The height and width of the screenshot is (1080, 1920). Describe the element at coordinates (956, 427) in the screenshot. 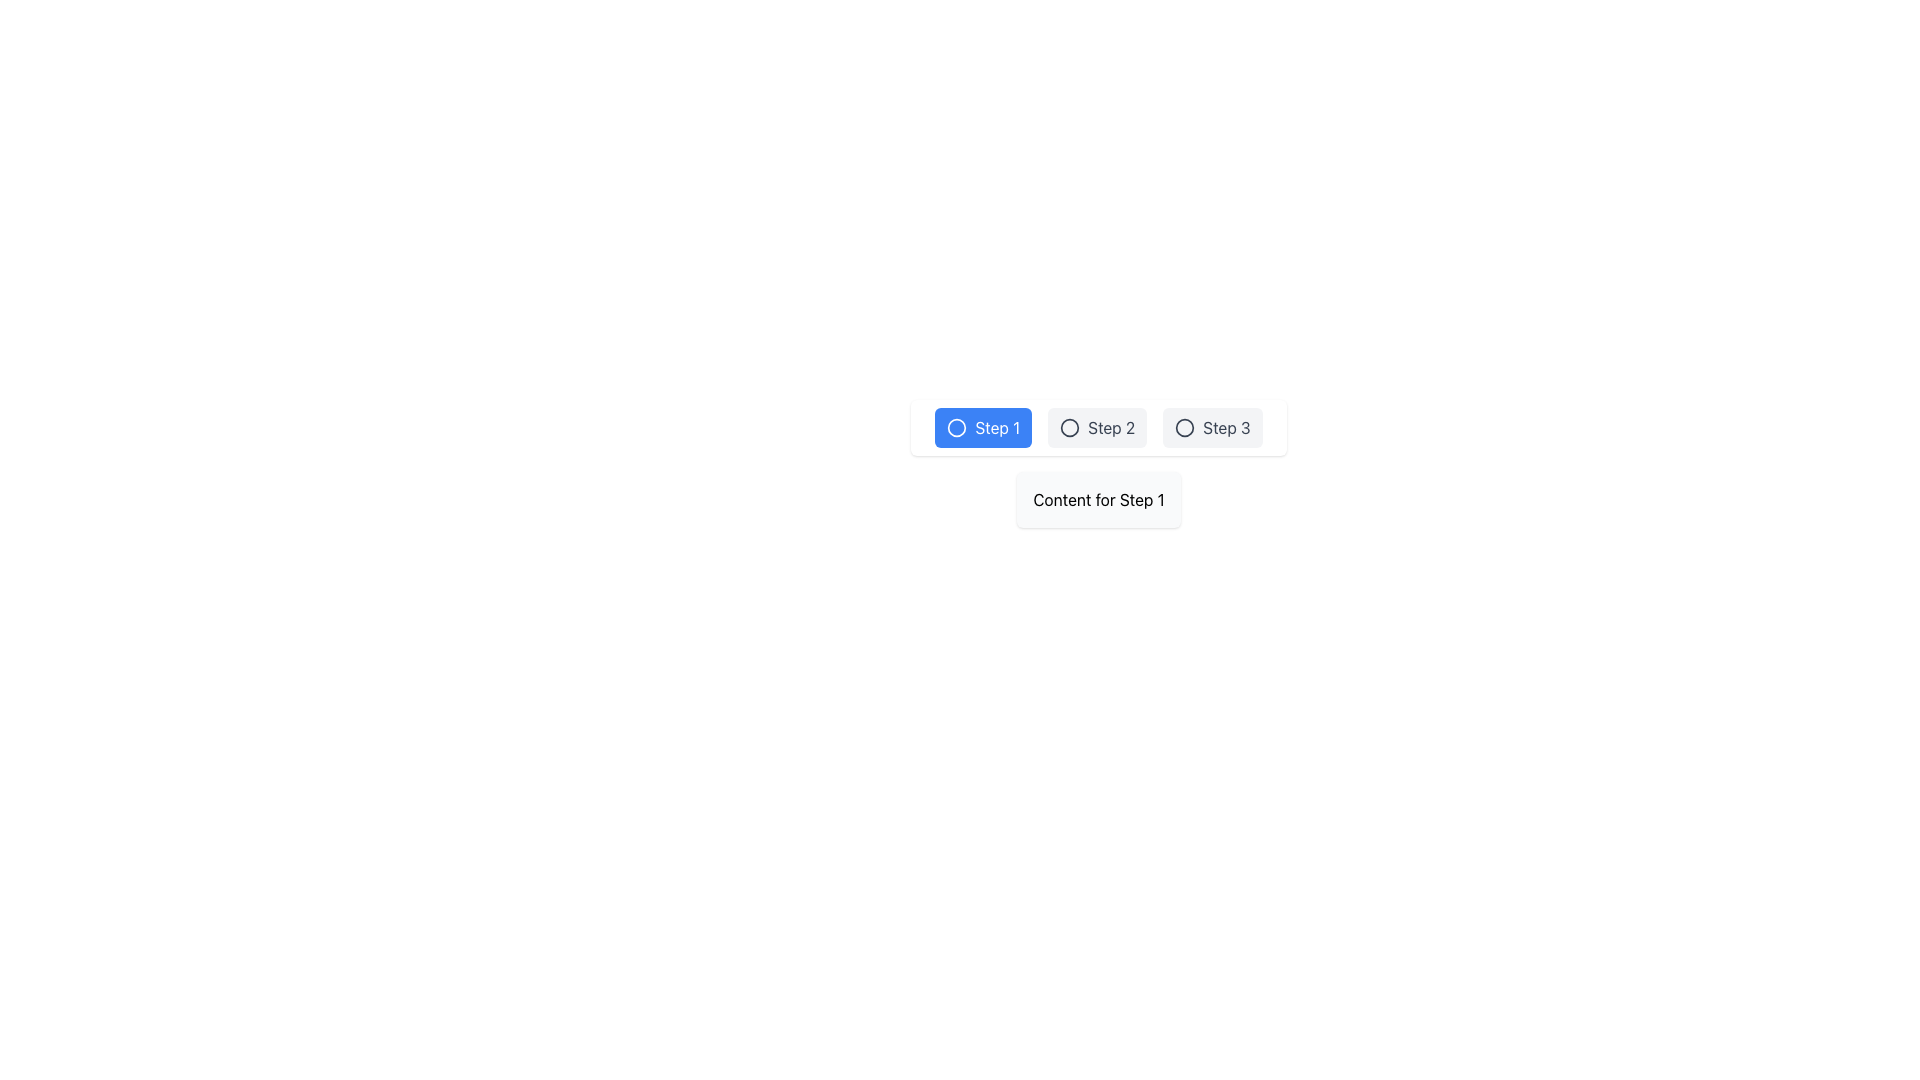

I see `SVG properties of the circular icon located to the left of the text 'Step 1' on the button with a blue background` at that location.